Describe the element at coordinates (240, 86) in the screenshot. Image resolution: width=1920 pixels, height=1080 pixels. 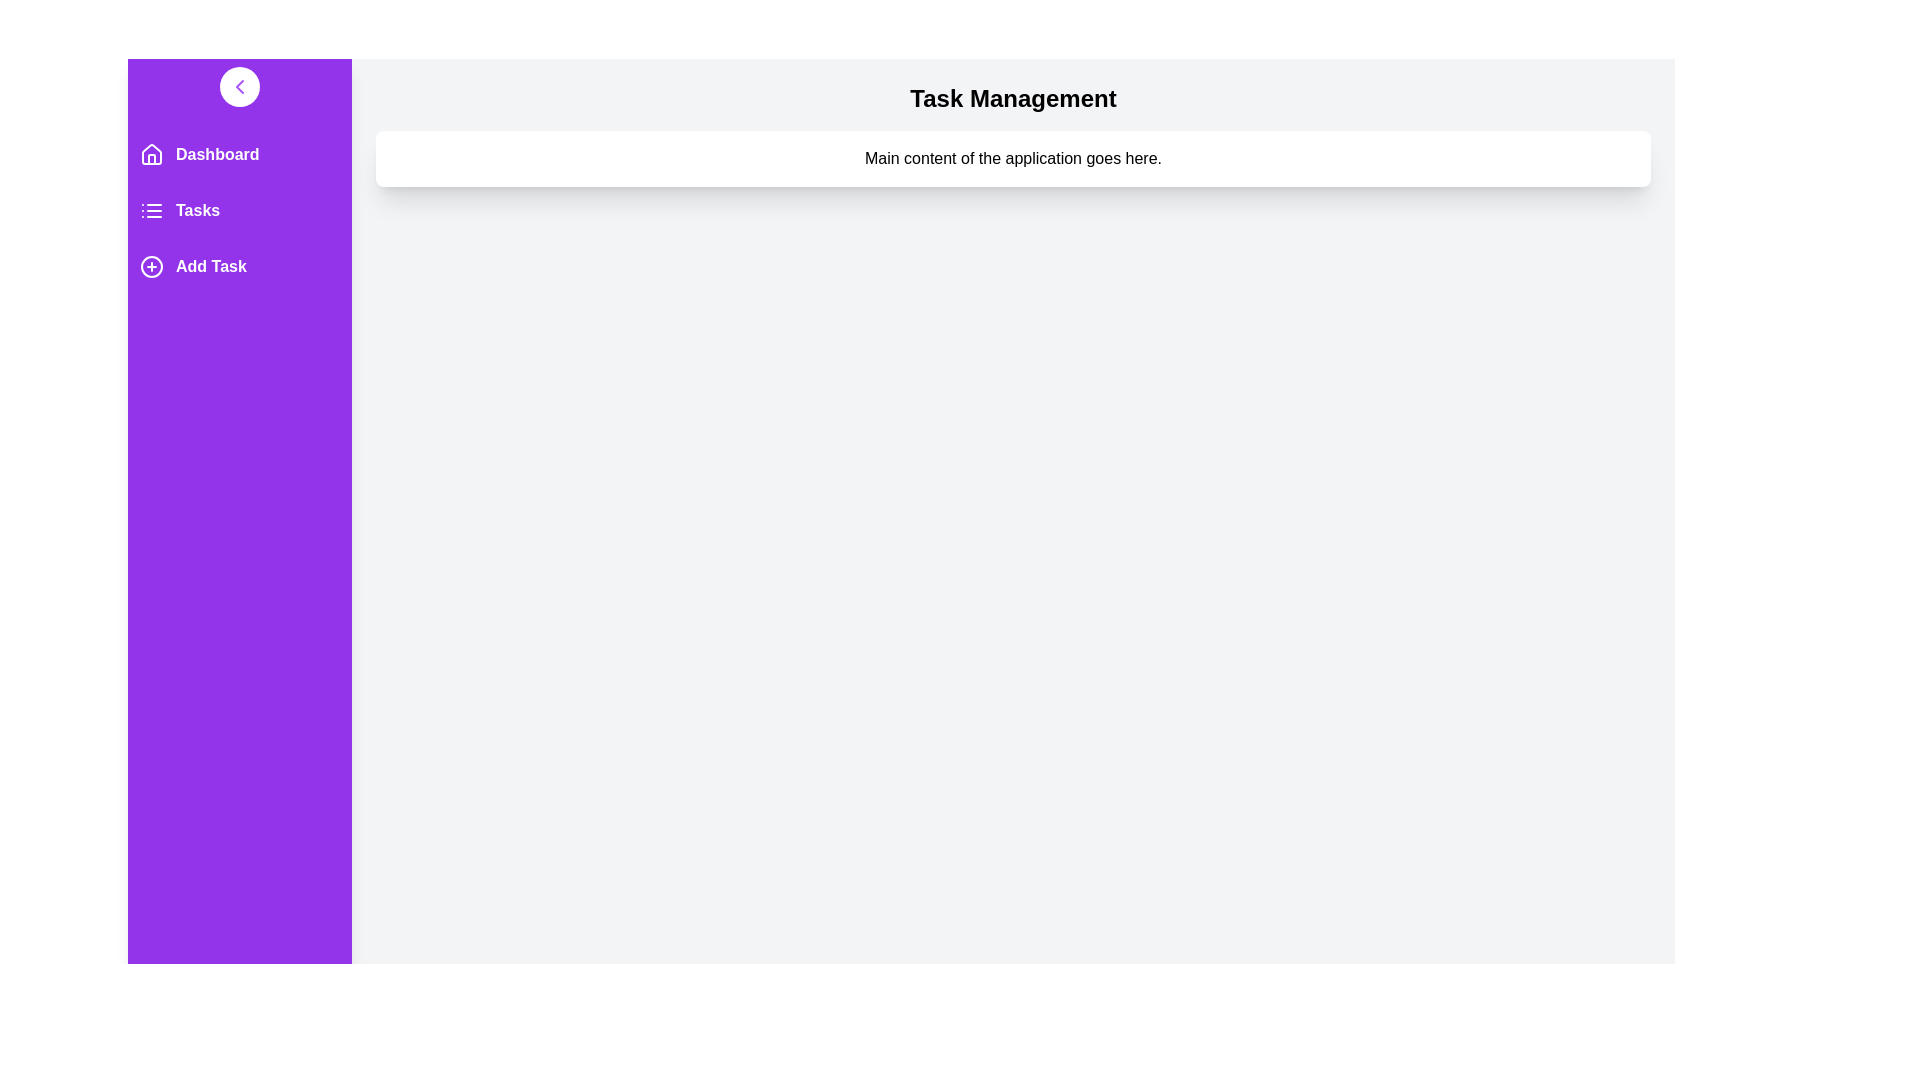
I see `toggle button to change the sidebar's state` at that location.